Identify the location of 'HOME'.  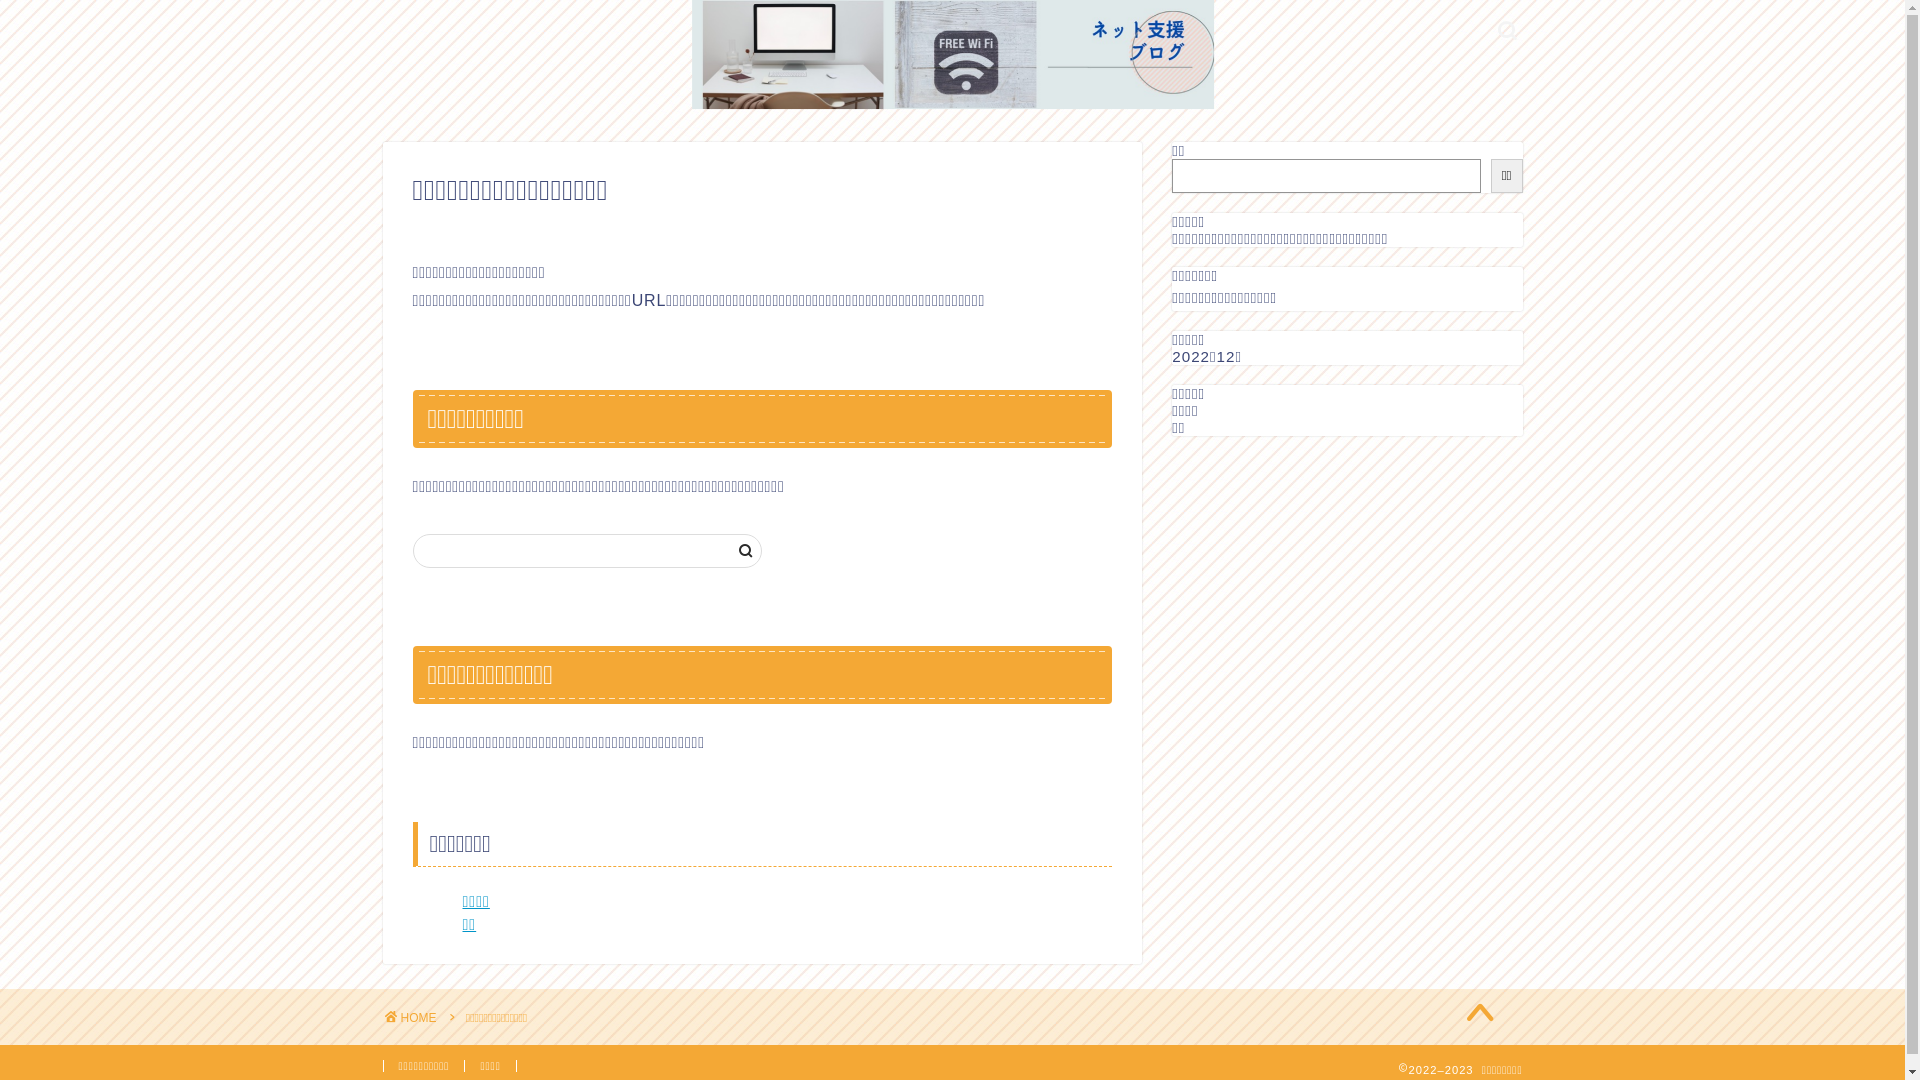
(408, 1018).